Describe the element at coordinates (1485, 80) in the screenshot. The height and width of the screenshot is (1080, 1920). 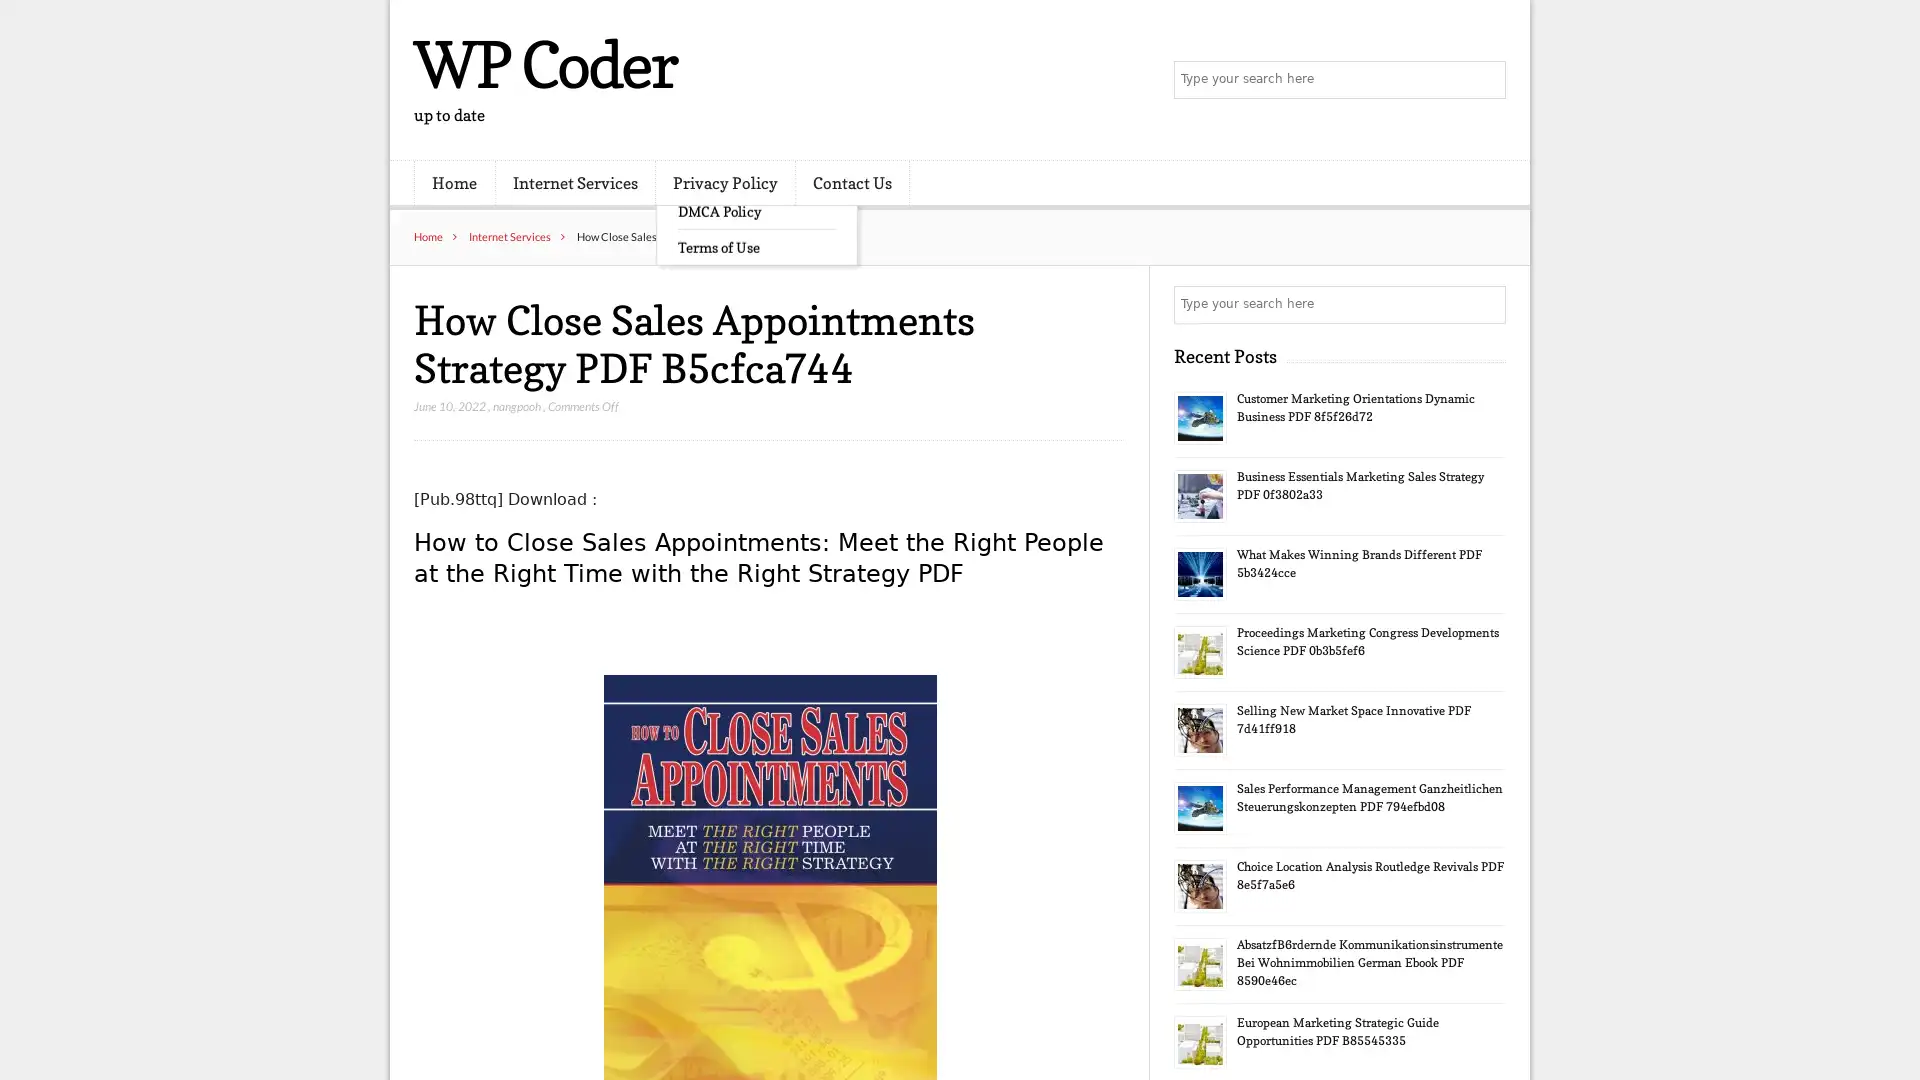
I see `Search` at that location.